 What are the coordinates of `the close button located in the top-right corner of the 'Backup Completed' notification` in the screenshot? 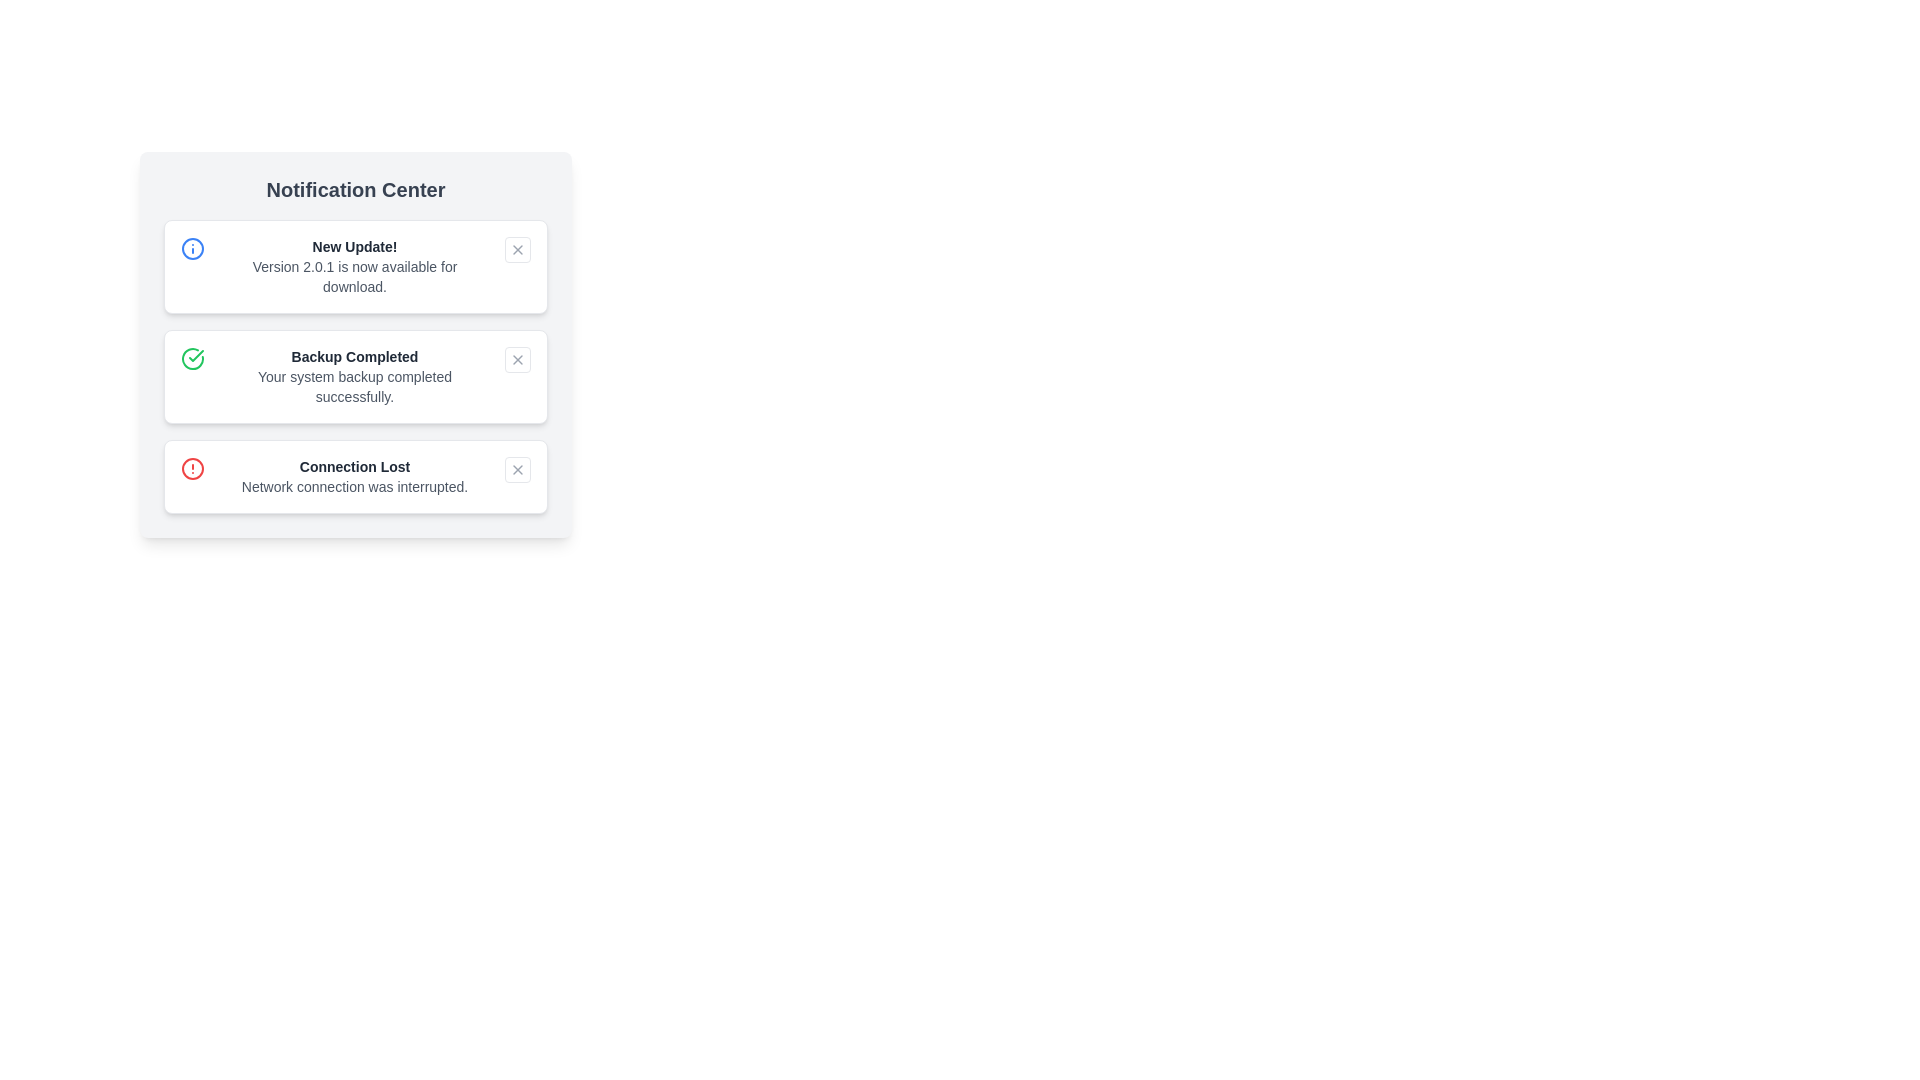 It's located at (518, 358).